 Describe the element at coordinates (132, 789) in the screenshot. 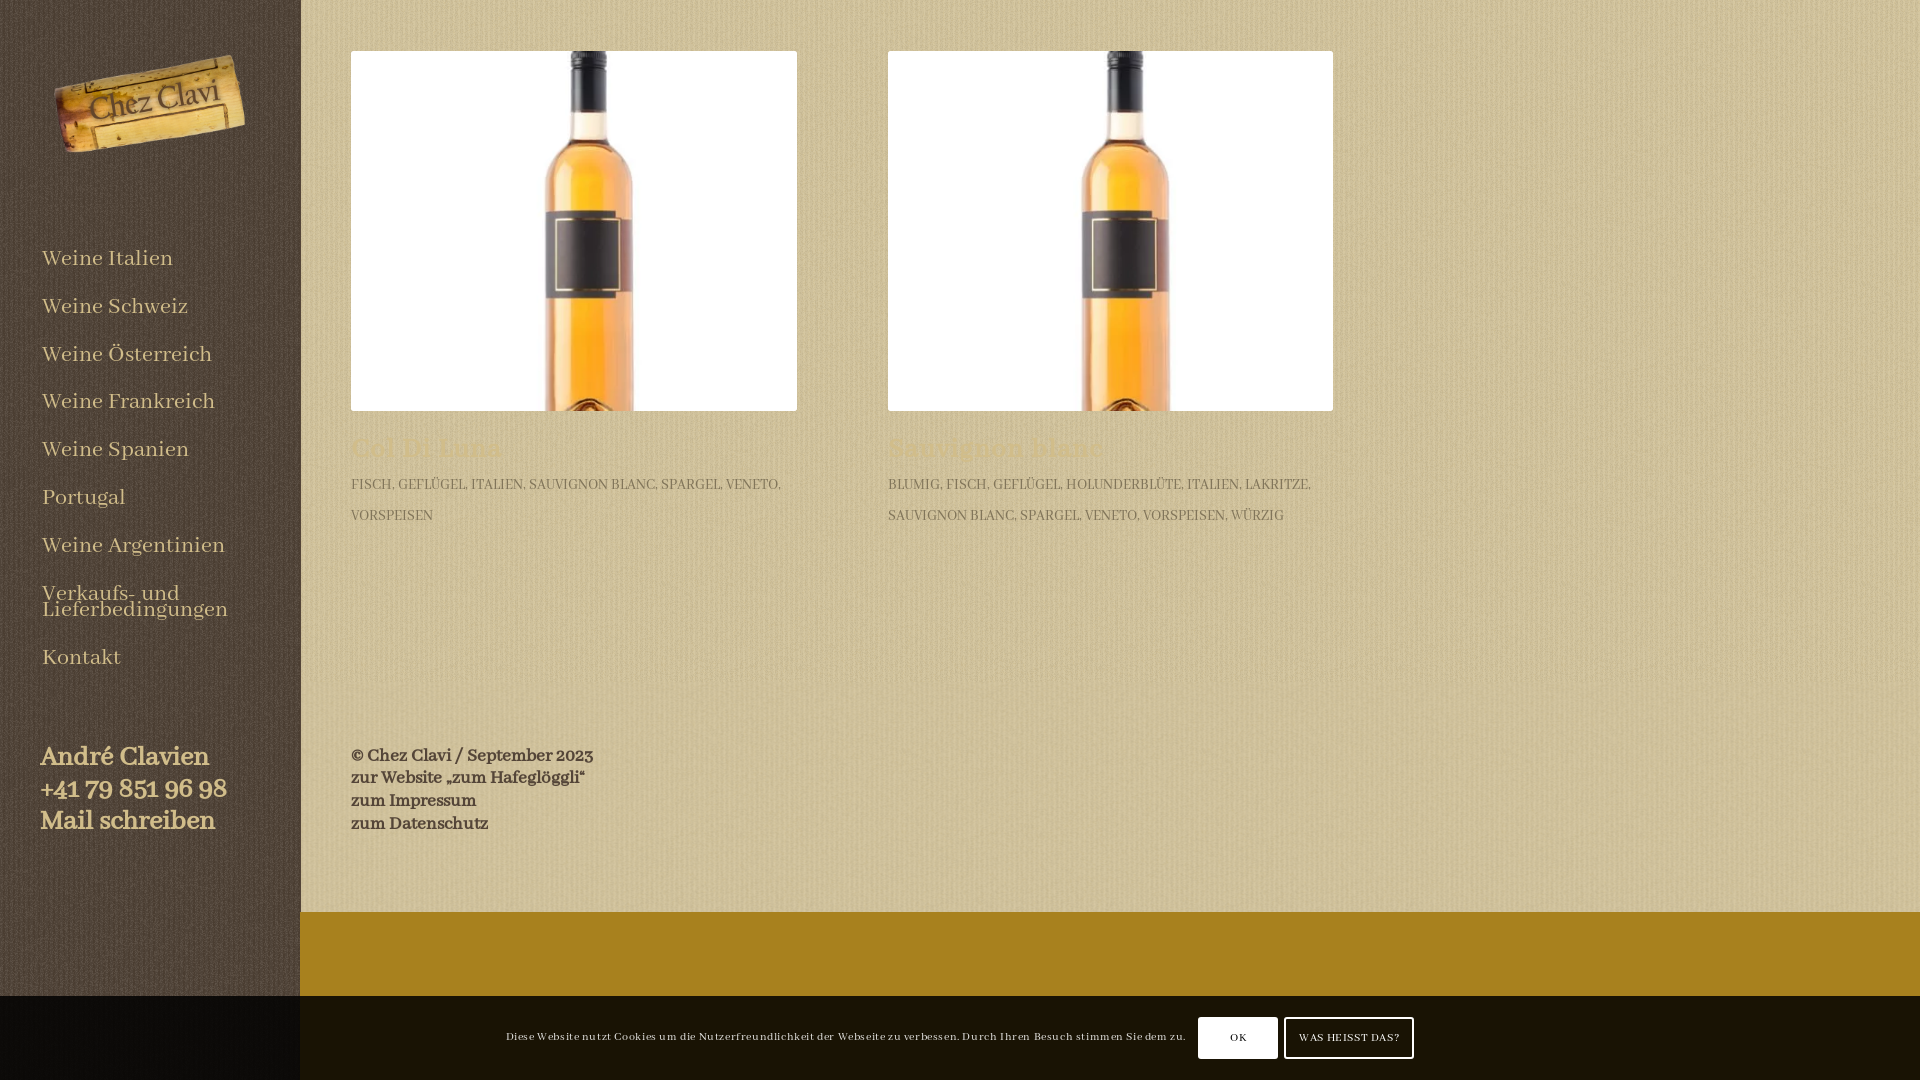

I see `'+41 79 851 96 98'` at that location.